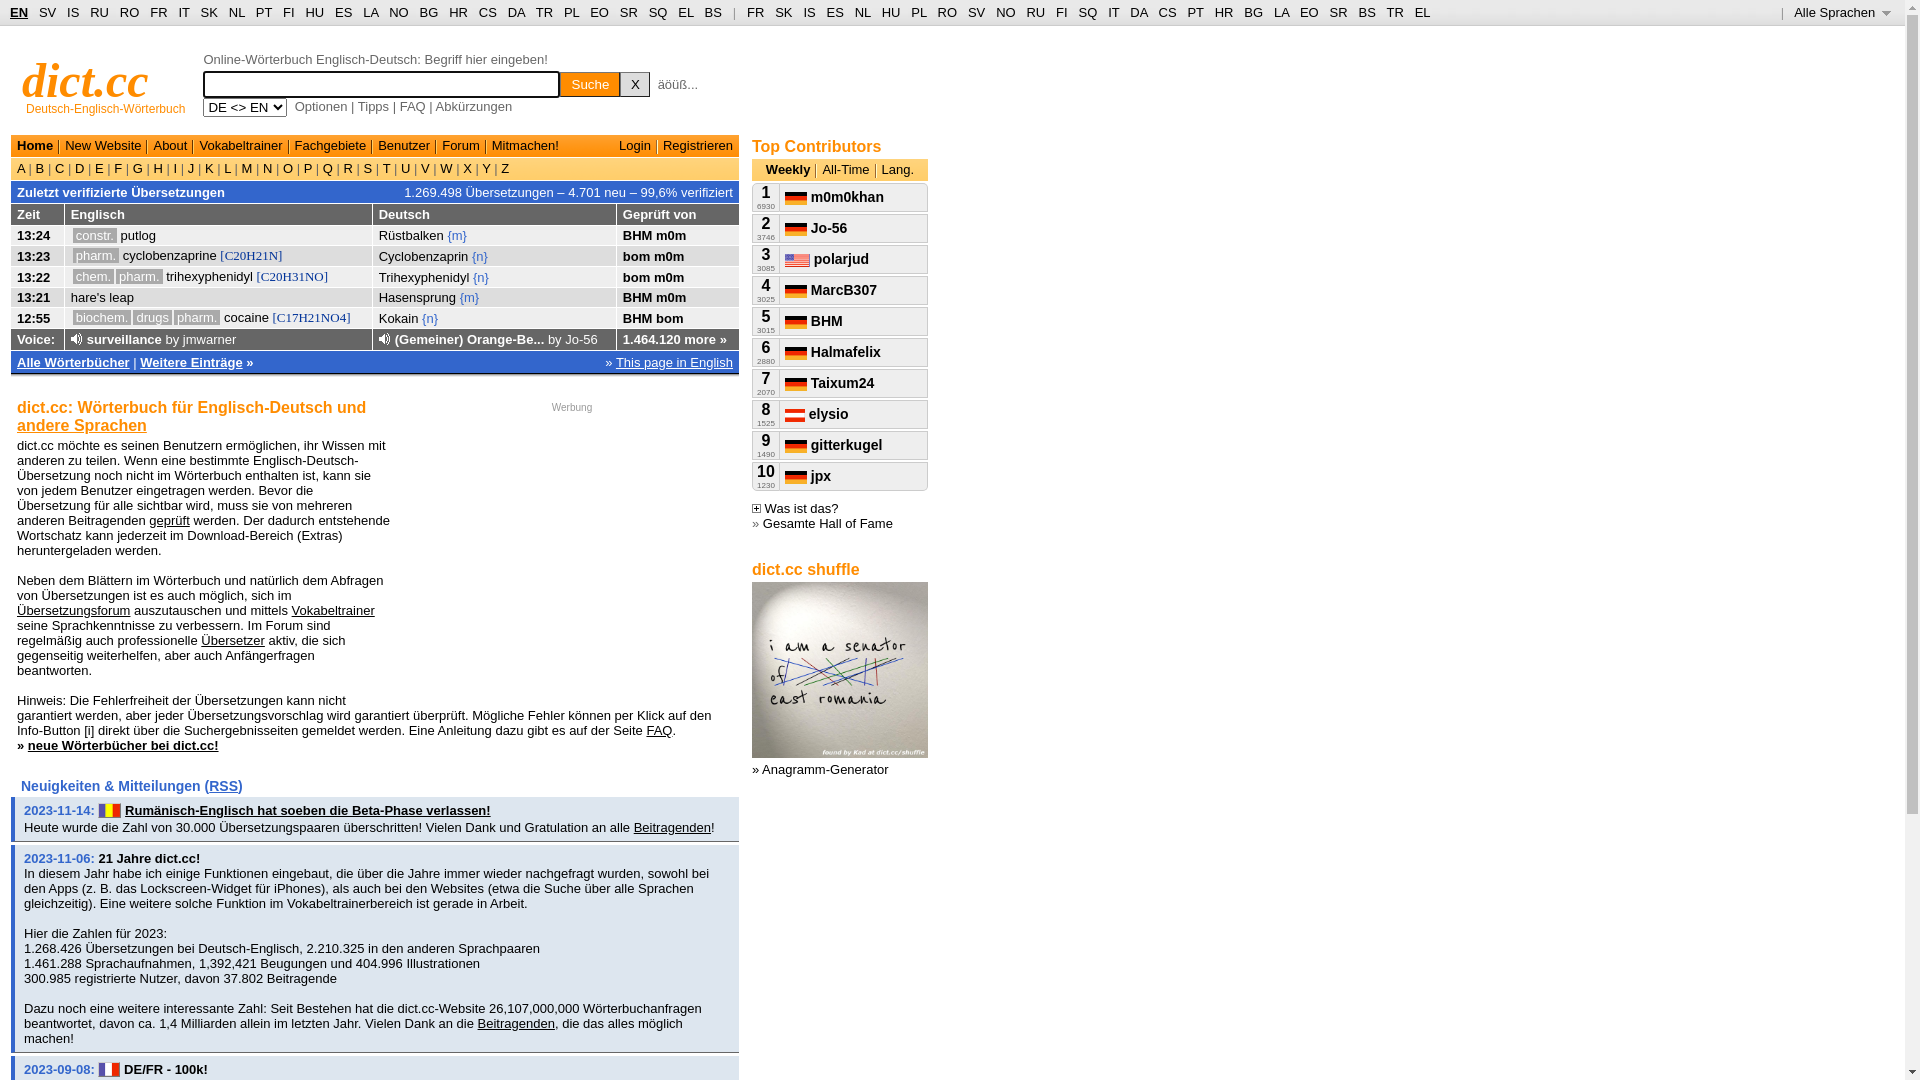  I want to click on 'About', so click(169, 144).